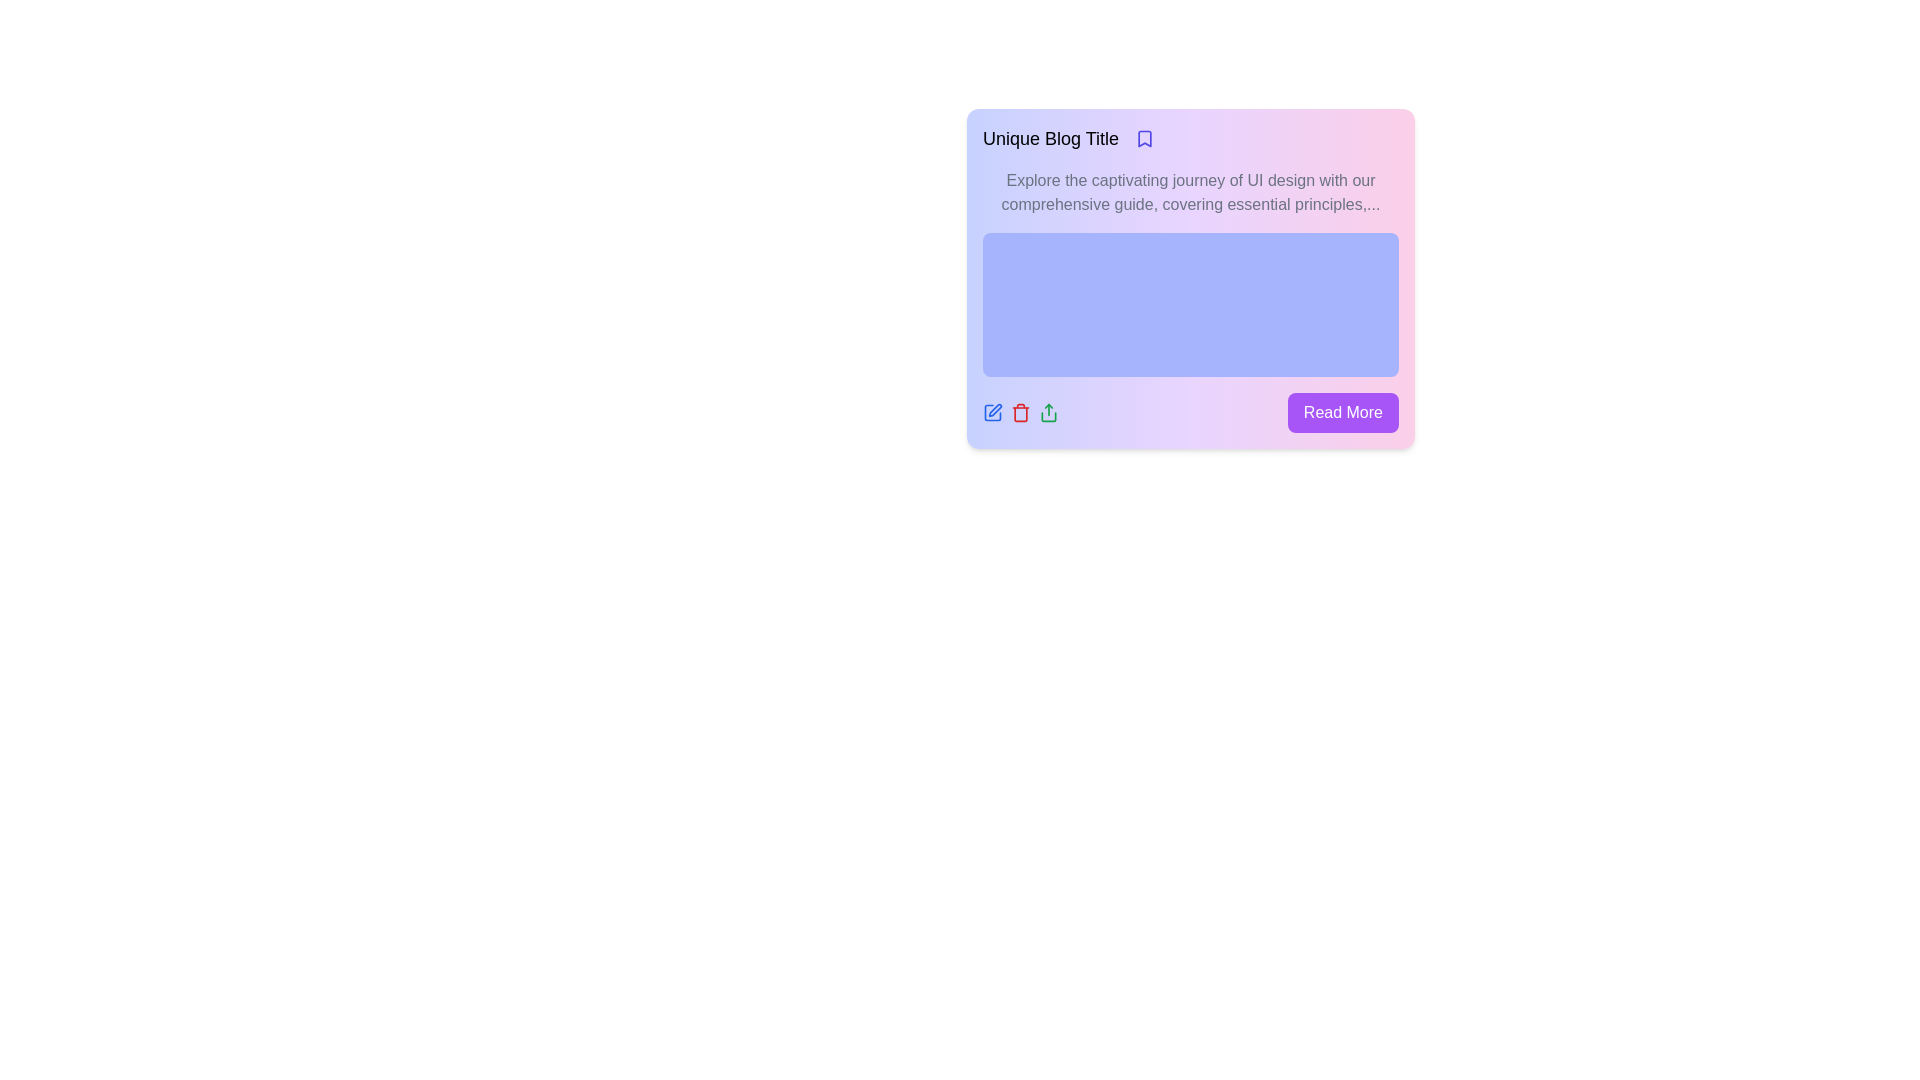 The height and width of the screenshot is (1080, 1920). Describe the element at coordinates (1021, 411) in the screenshot. I see `the Trashcan Icon located at the bottom-left section of the card` at that location.